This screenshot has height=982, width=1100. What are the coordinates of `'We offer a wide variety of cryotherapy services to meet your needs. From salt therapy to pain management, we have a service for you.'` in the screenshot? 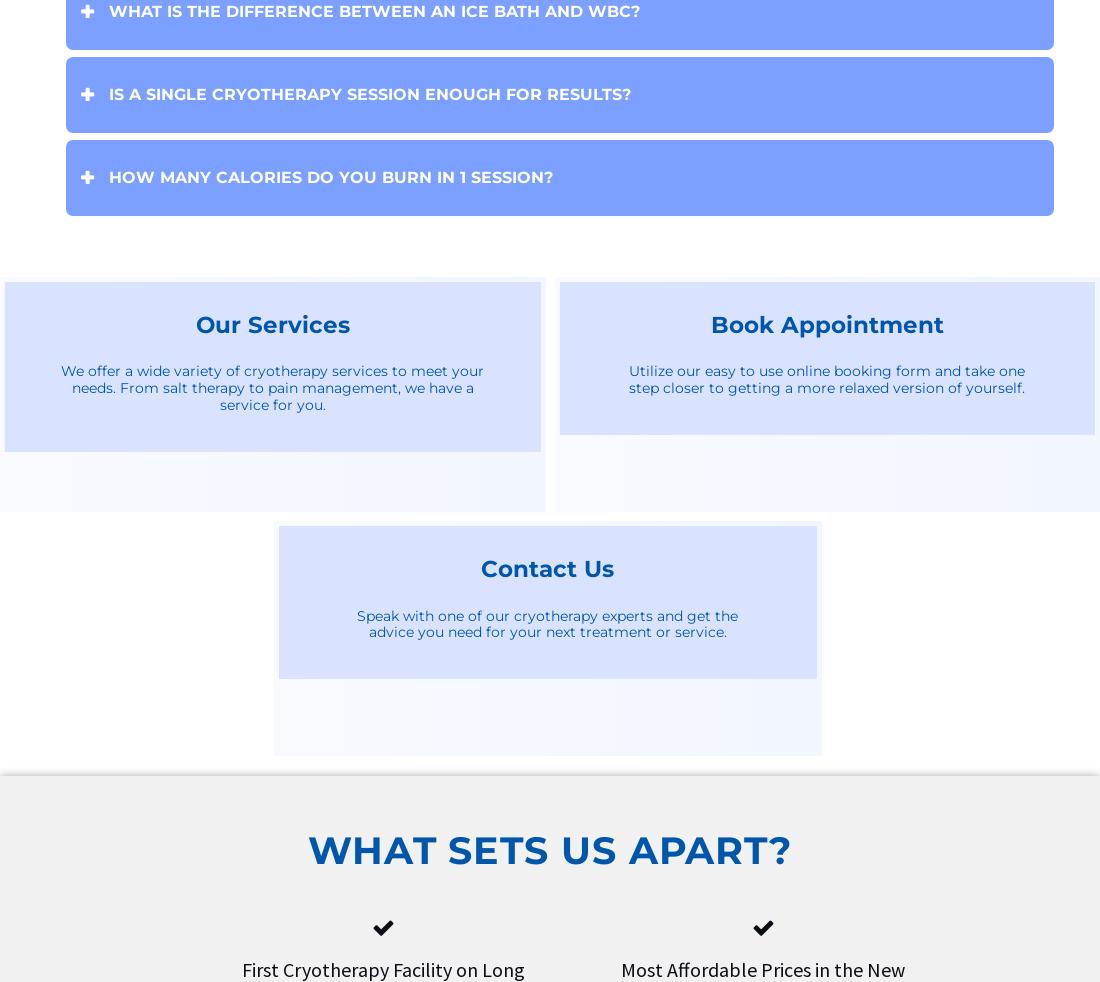 It's located at (272, 387).